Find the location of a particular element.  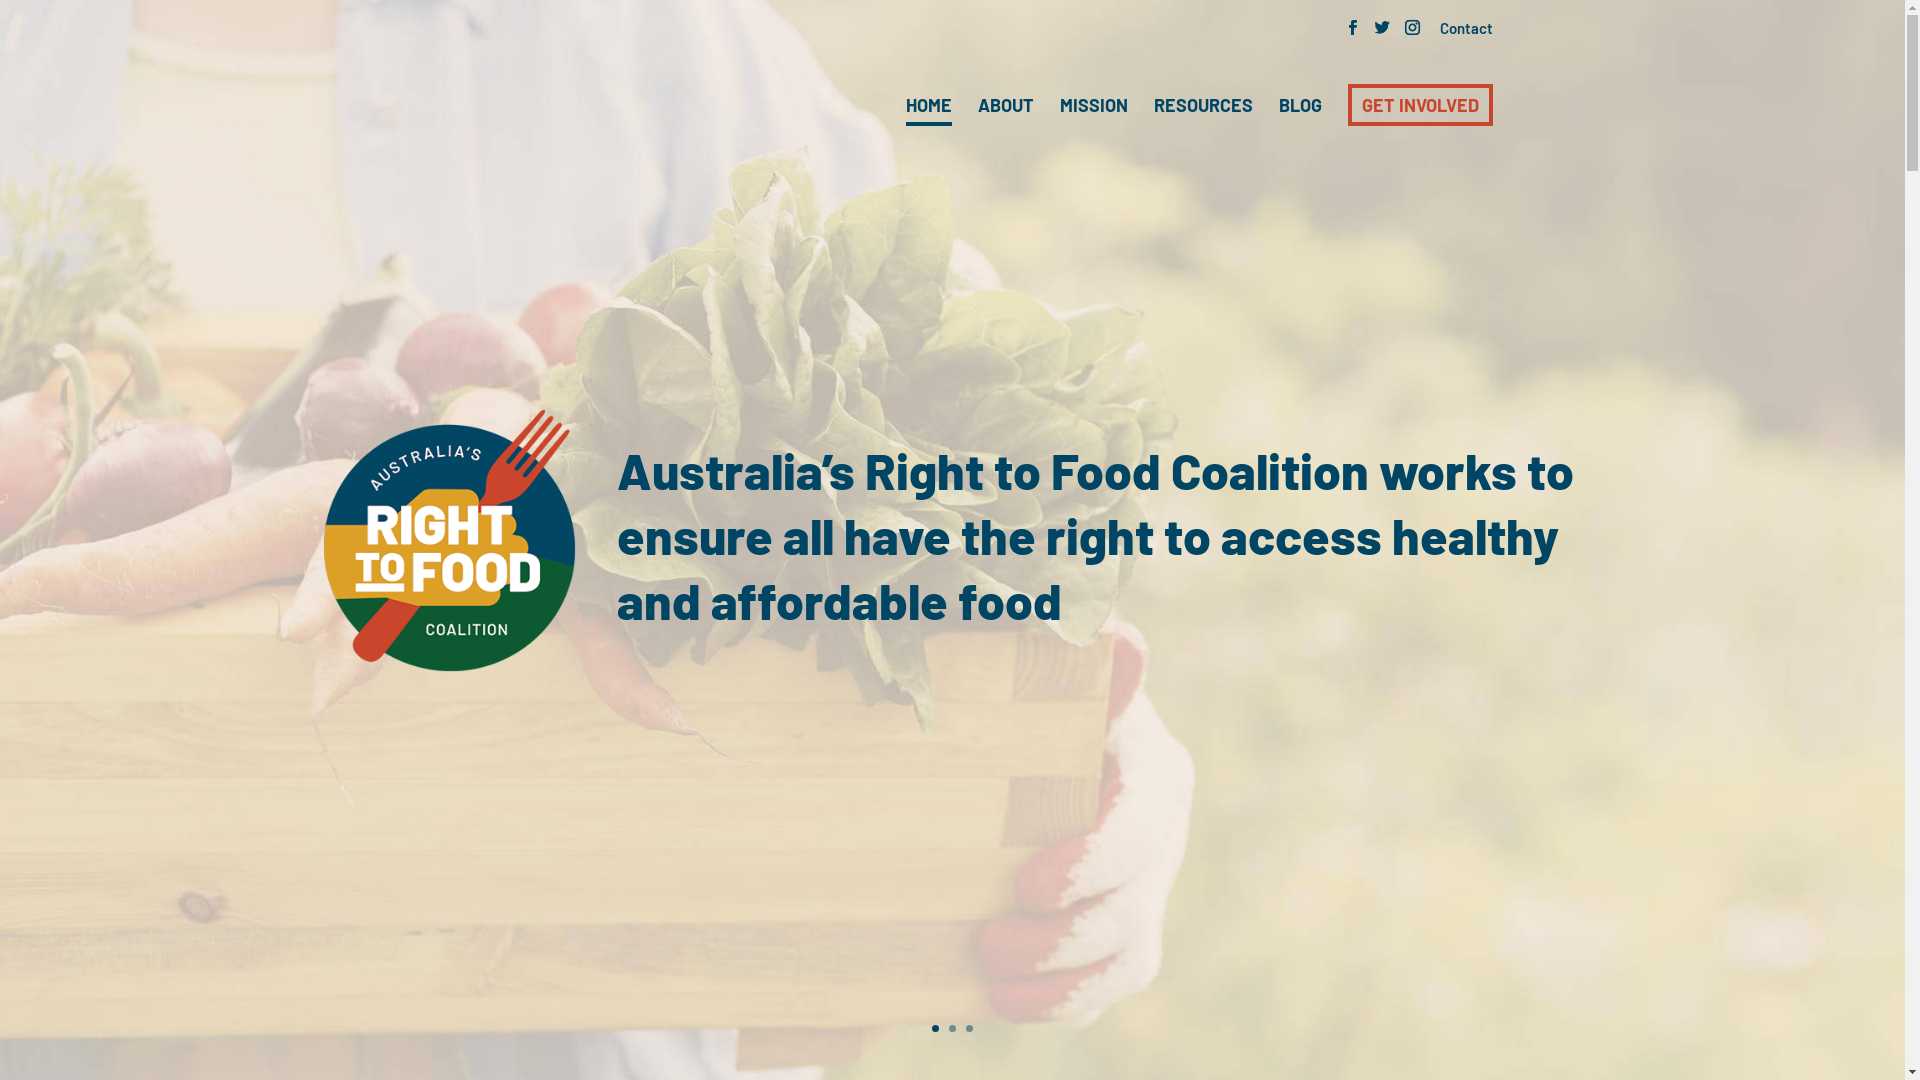

'GET INVOLVED' is located at coordinates (1419, 104).